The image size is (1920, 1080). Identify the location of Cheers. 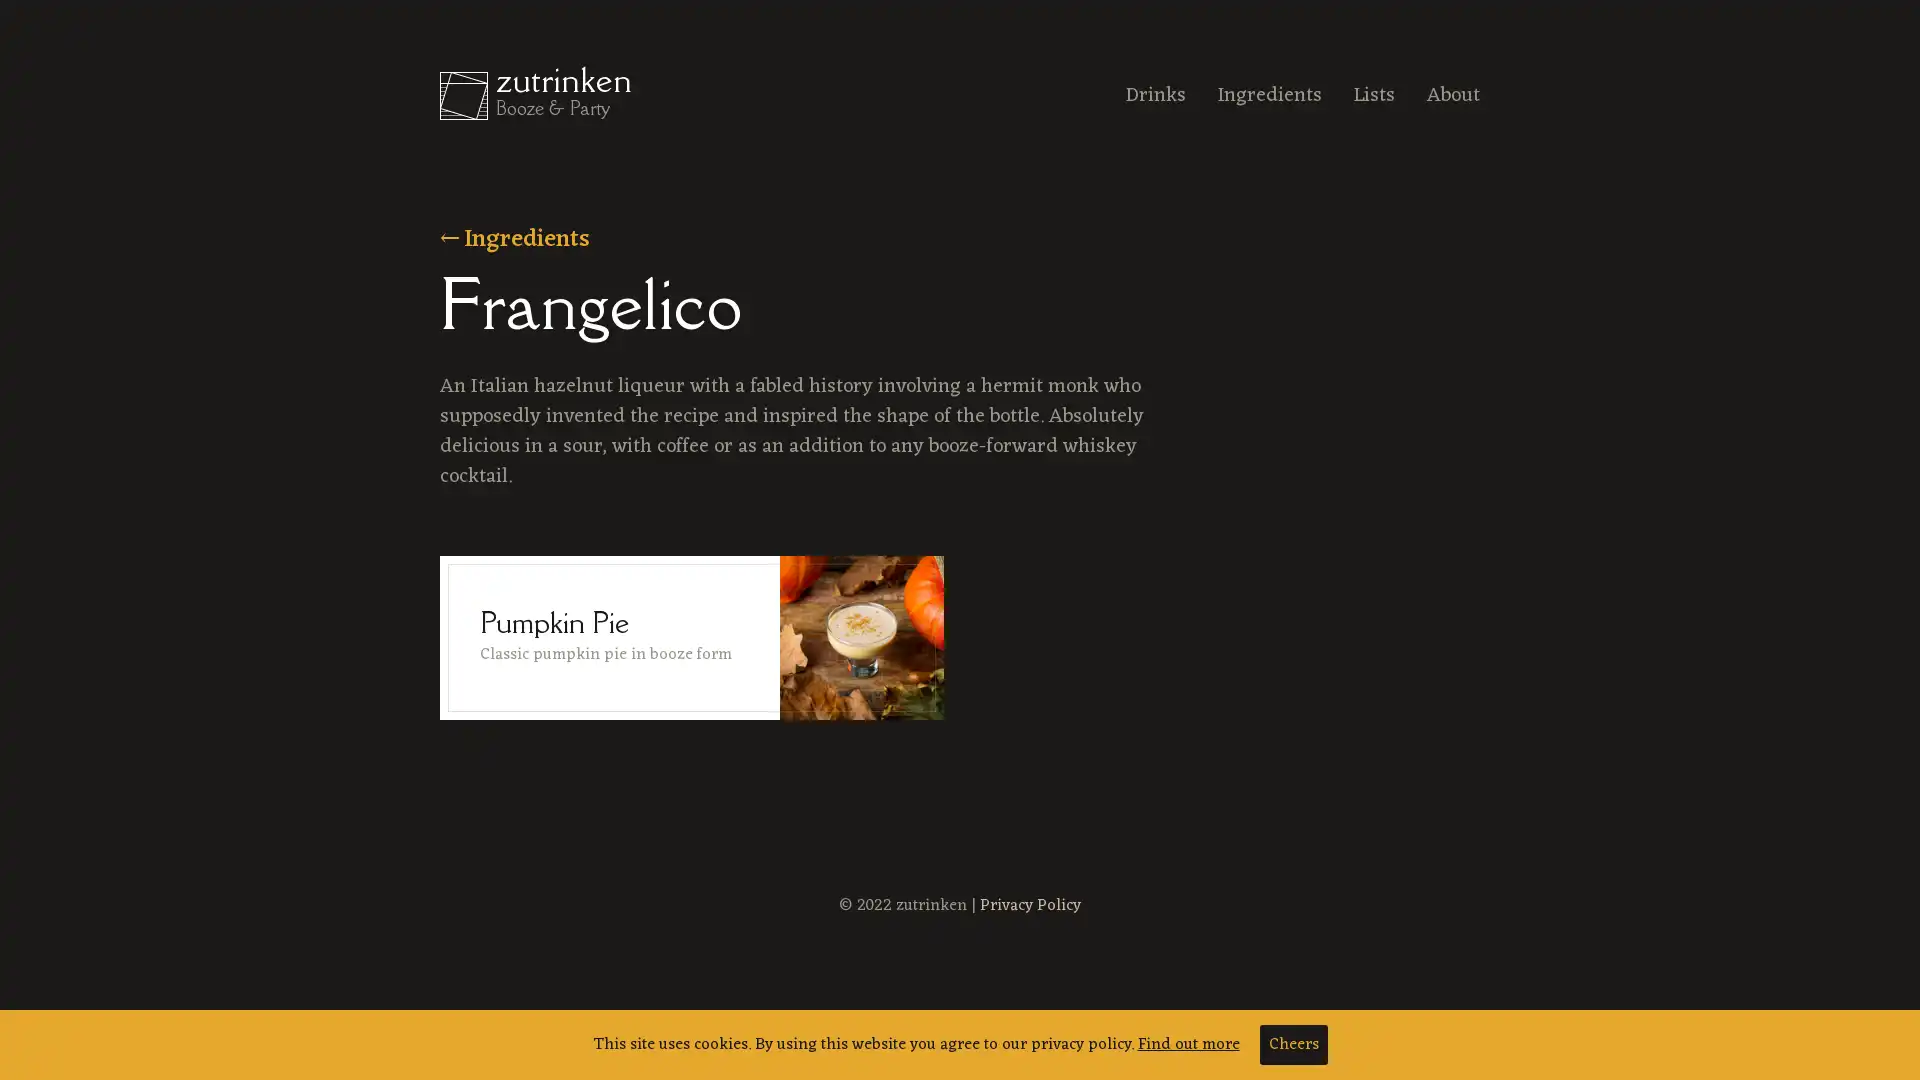
(1292, 1044).